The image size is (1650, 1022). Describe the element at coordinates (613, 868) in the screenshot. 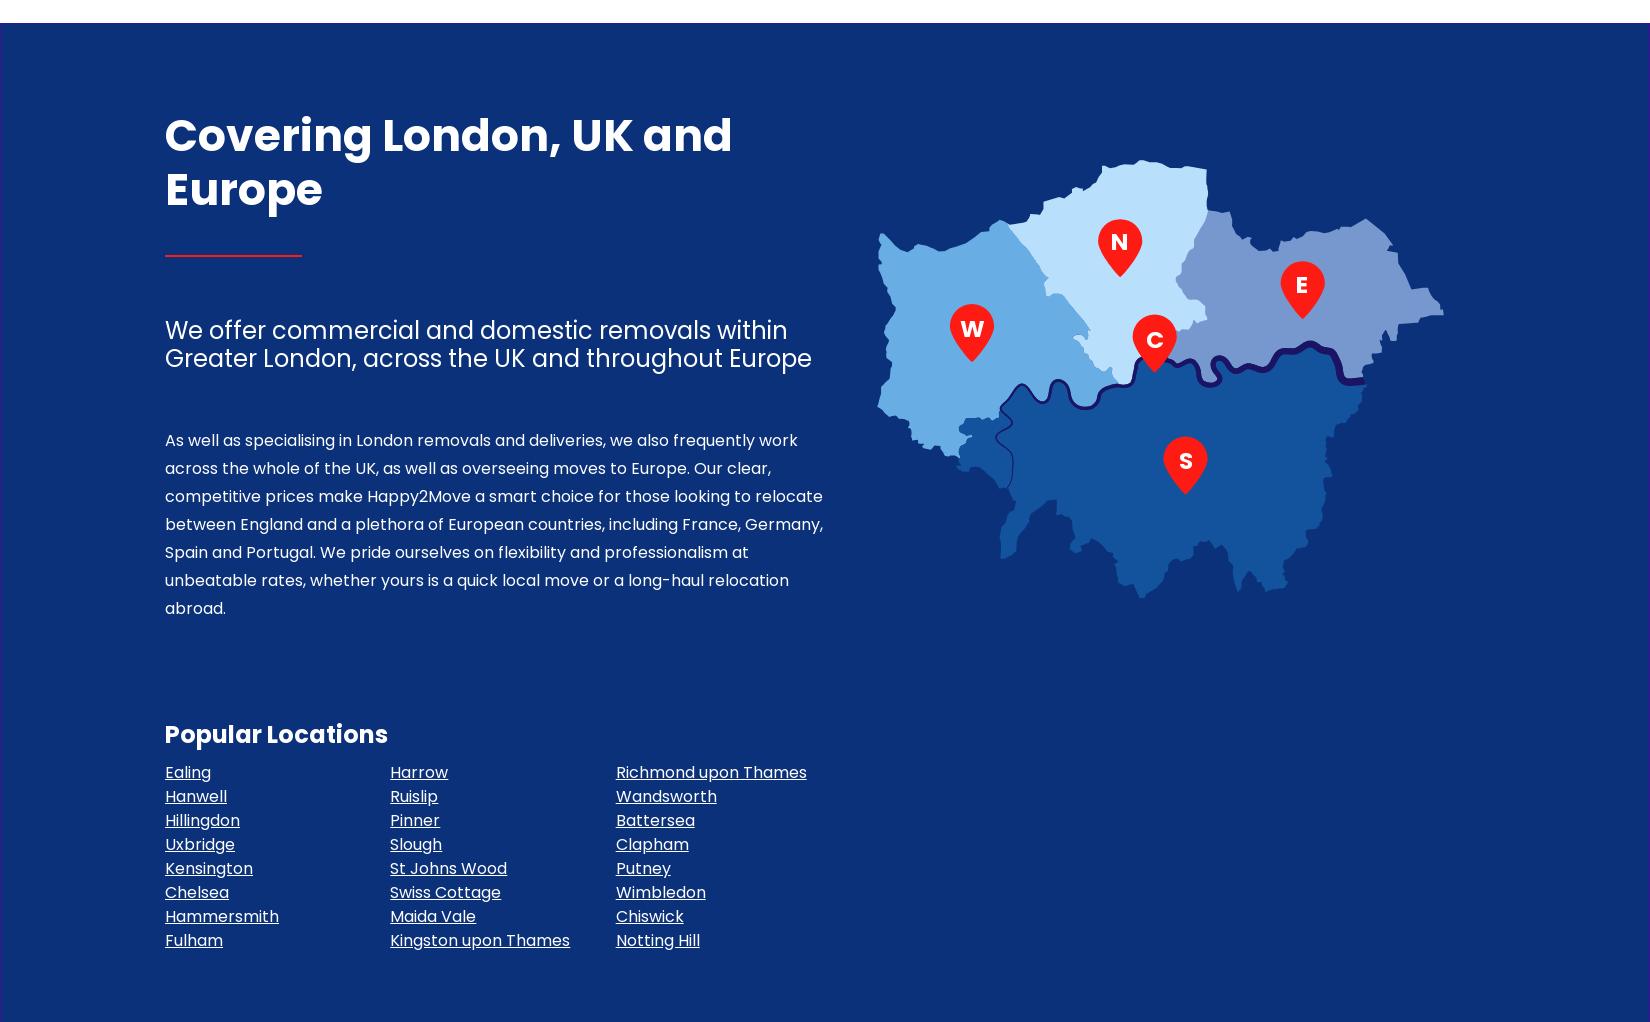

I see `'Putney'` at that location.